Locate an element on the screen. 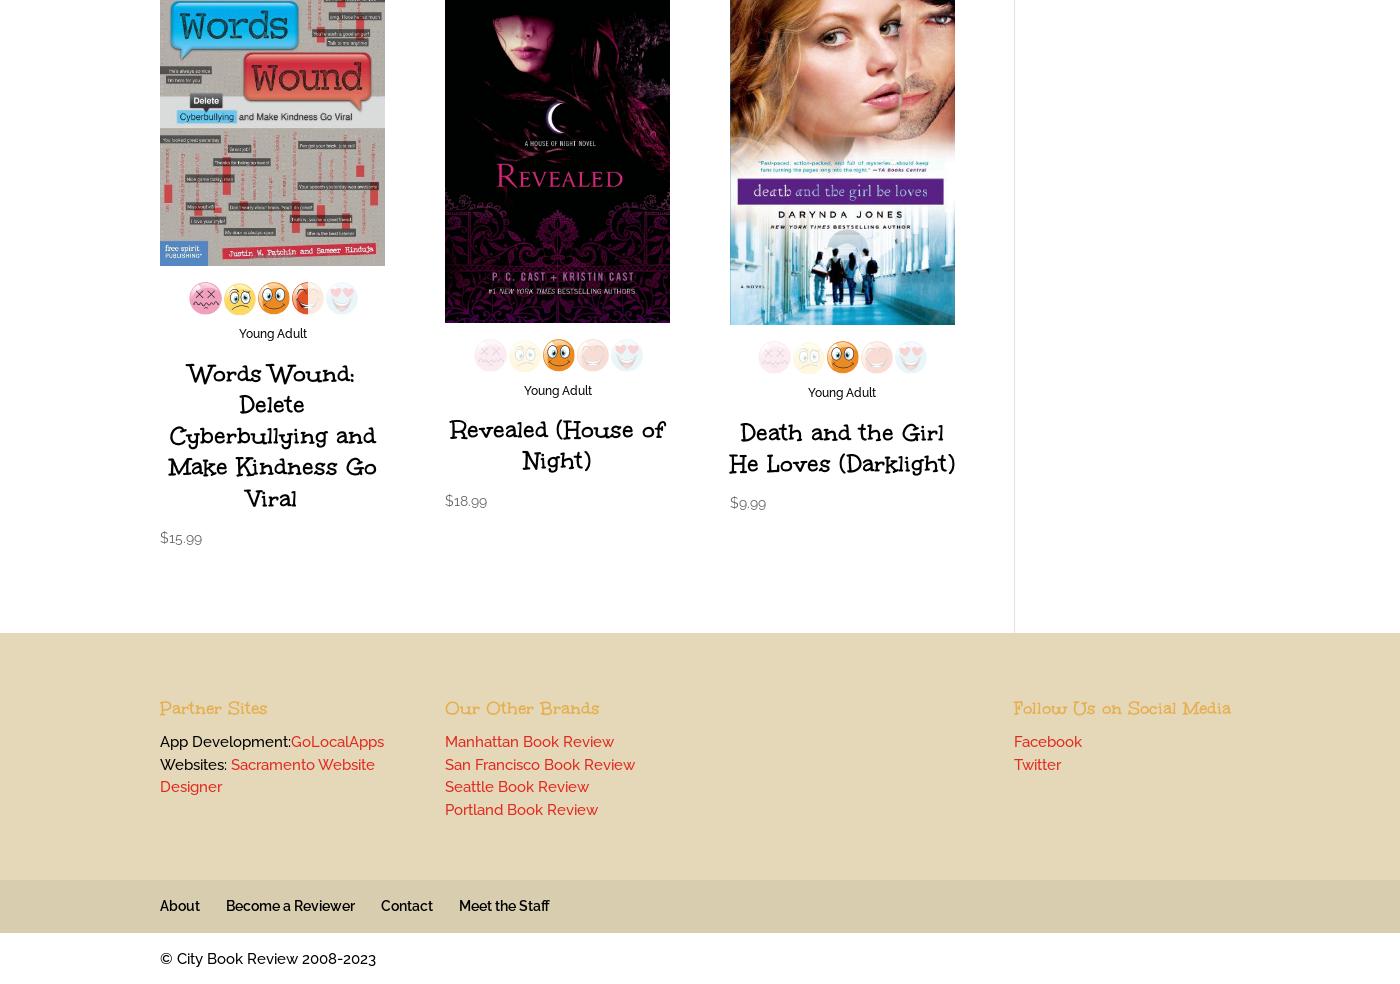  'Websites:' is located at coordinates (195, 762).